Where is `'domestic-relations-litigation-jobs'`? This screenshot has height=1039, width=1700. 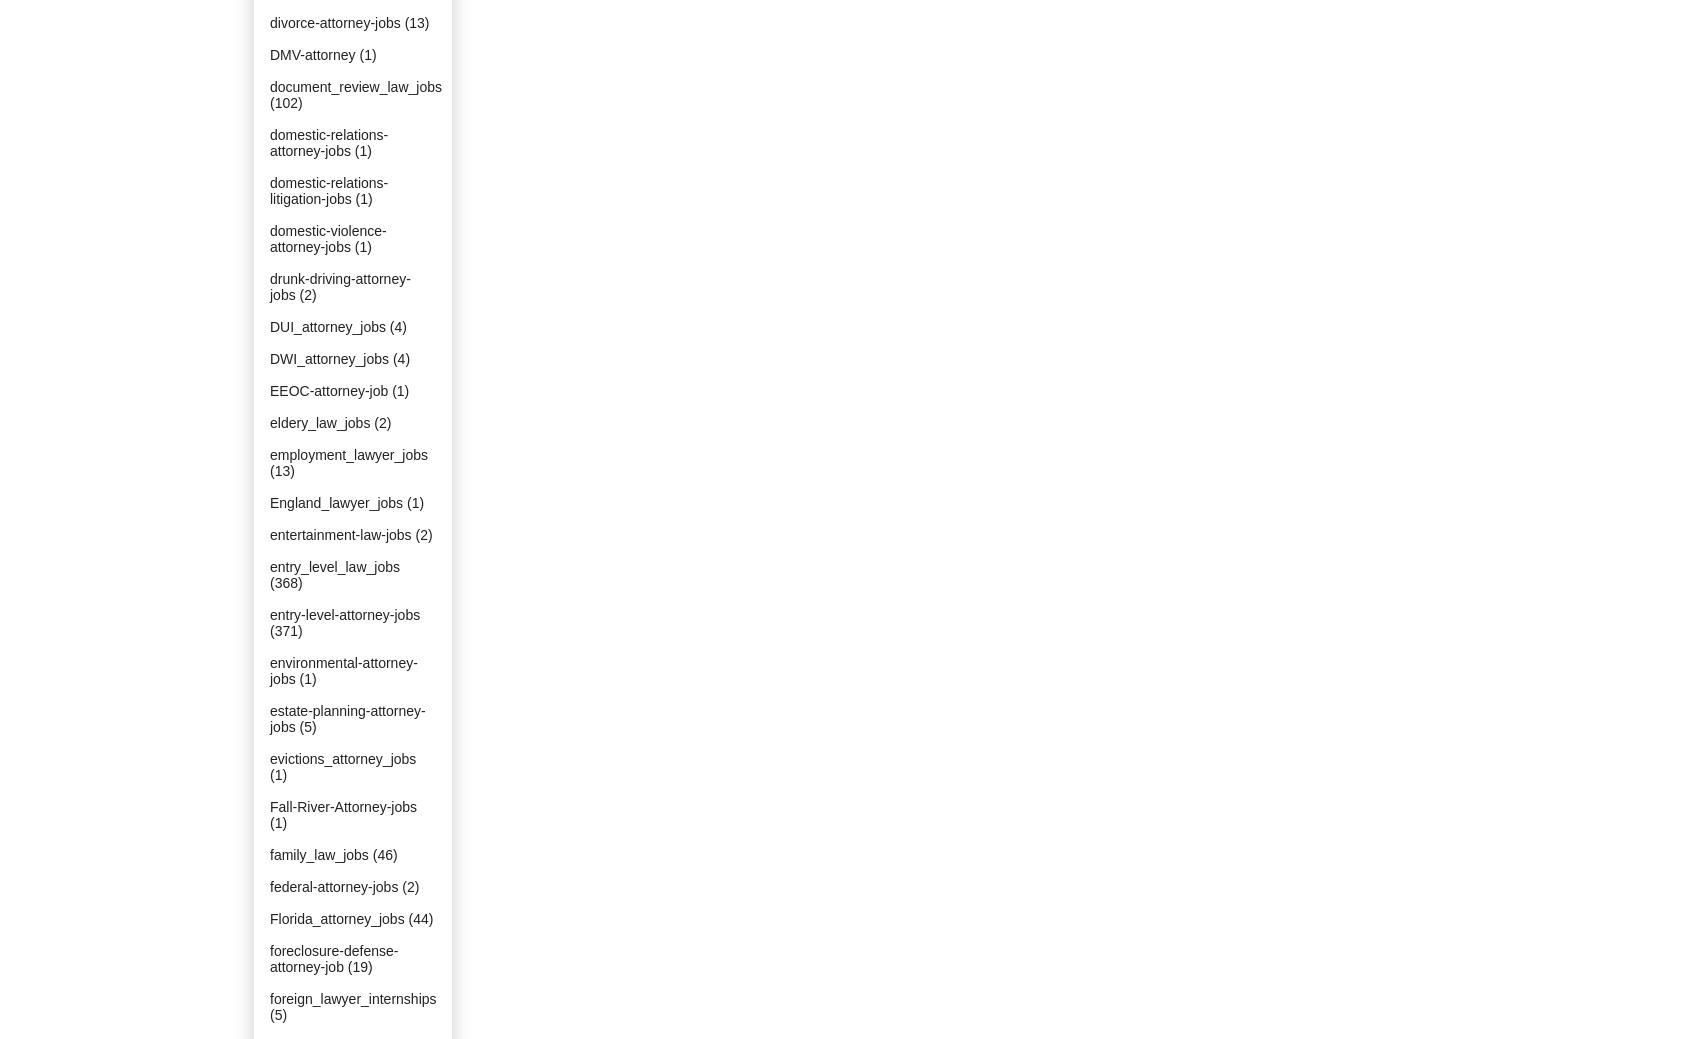
'domestic-relations-litigation-jobs' is located at coordinates (327, 190).